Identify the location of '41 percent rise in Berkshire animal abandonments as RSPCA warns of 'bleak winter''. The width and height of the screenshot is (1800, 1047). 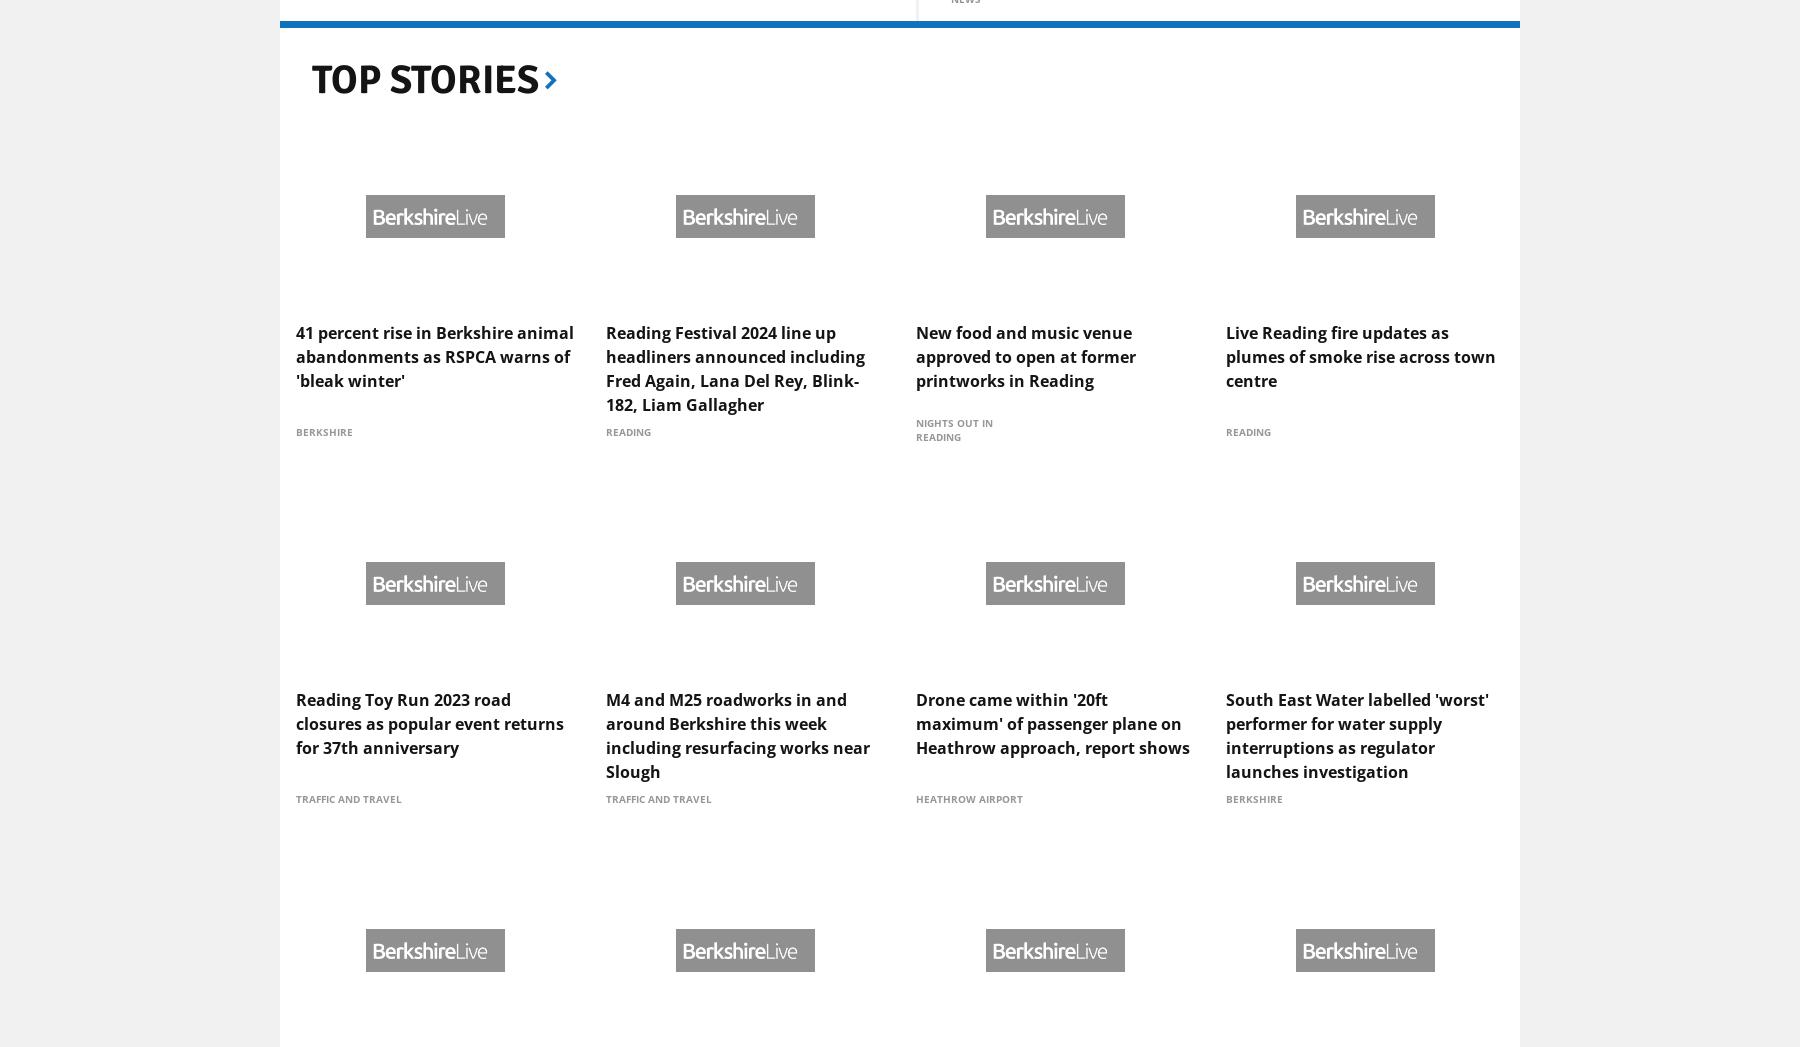
(294, 514).